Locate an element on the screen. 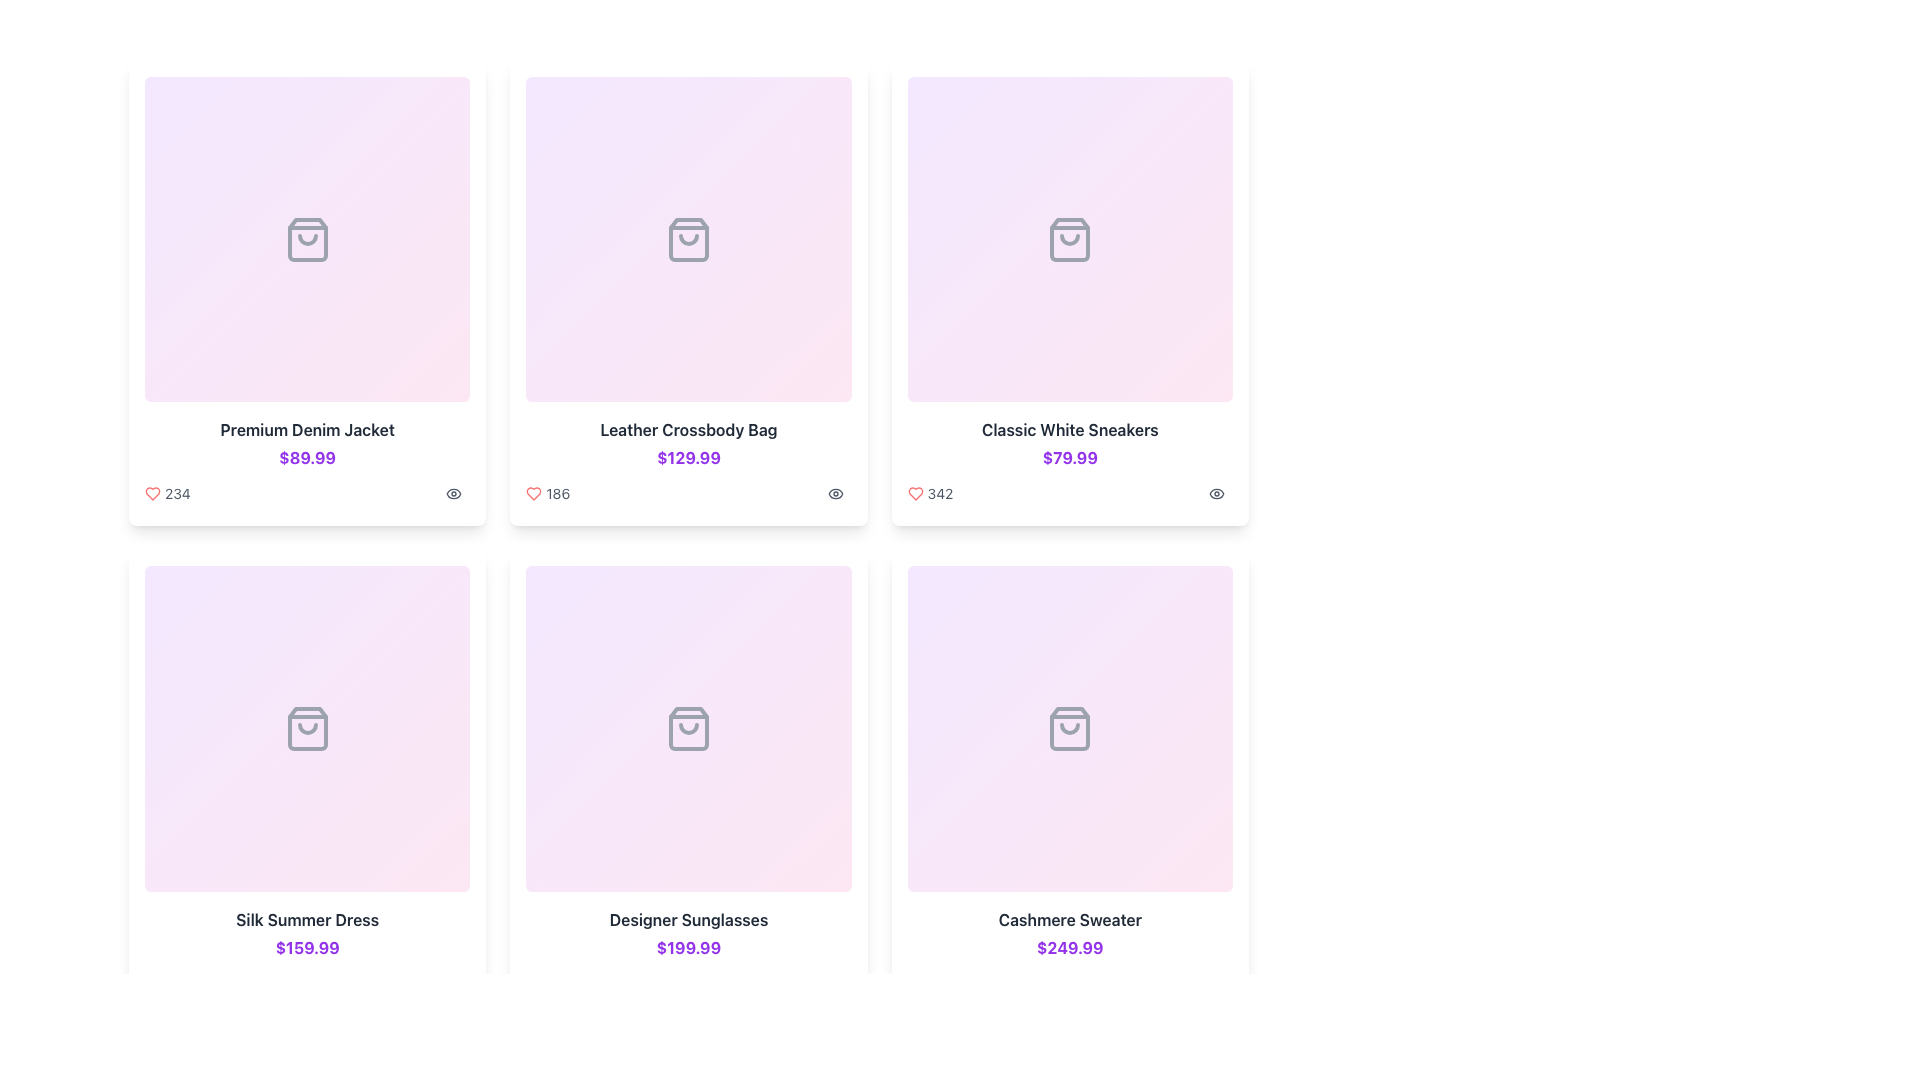 The image size is (1920, 1080). the text label element displaying the product name 'Classic White Sneakers', located in the third column of the first row of the product grid layout is located at coordinates (1069, 429).